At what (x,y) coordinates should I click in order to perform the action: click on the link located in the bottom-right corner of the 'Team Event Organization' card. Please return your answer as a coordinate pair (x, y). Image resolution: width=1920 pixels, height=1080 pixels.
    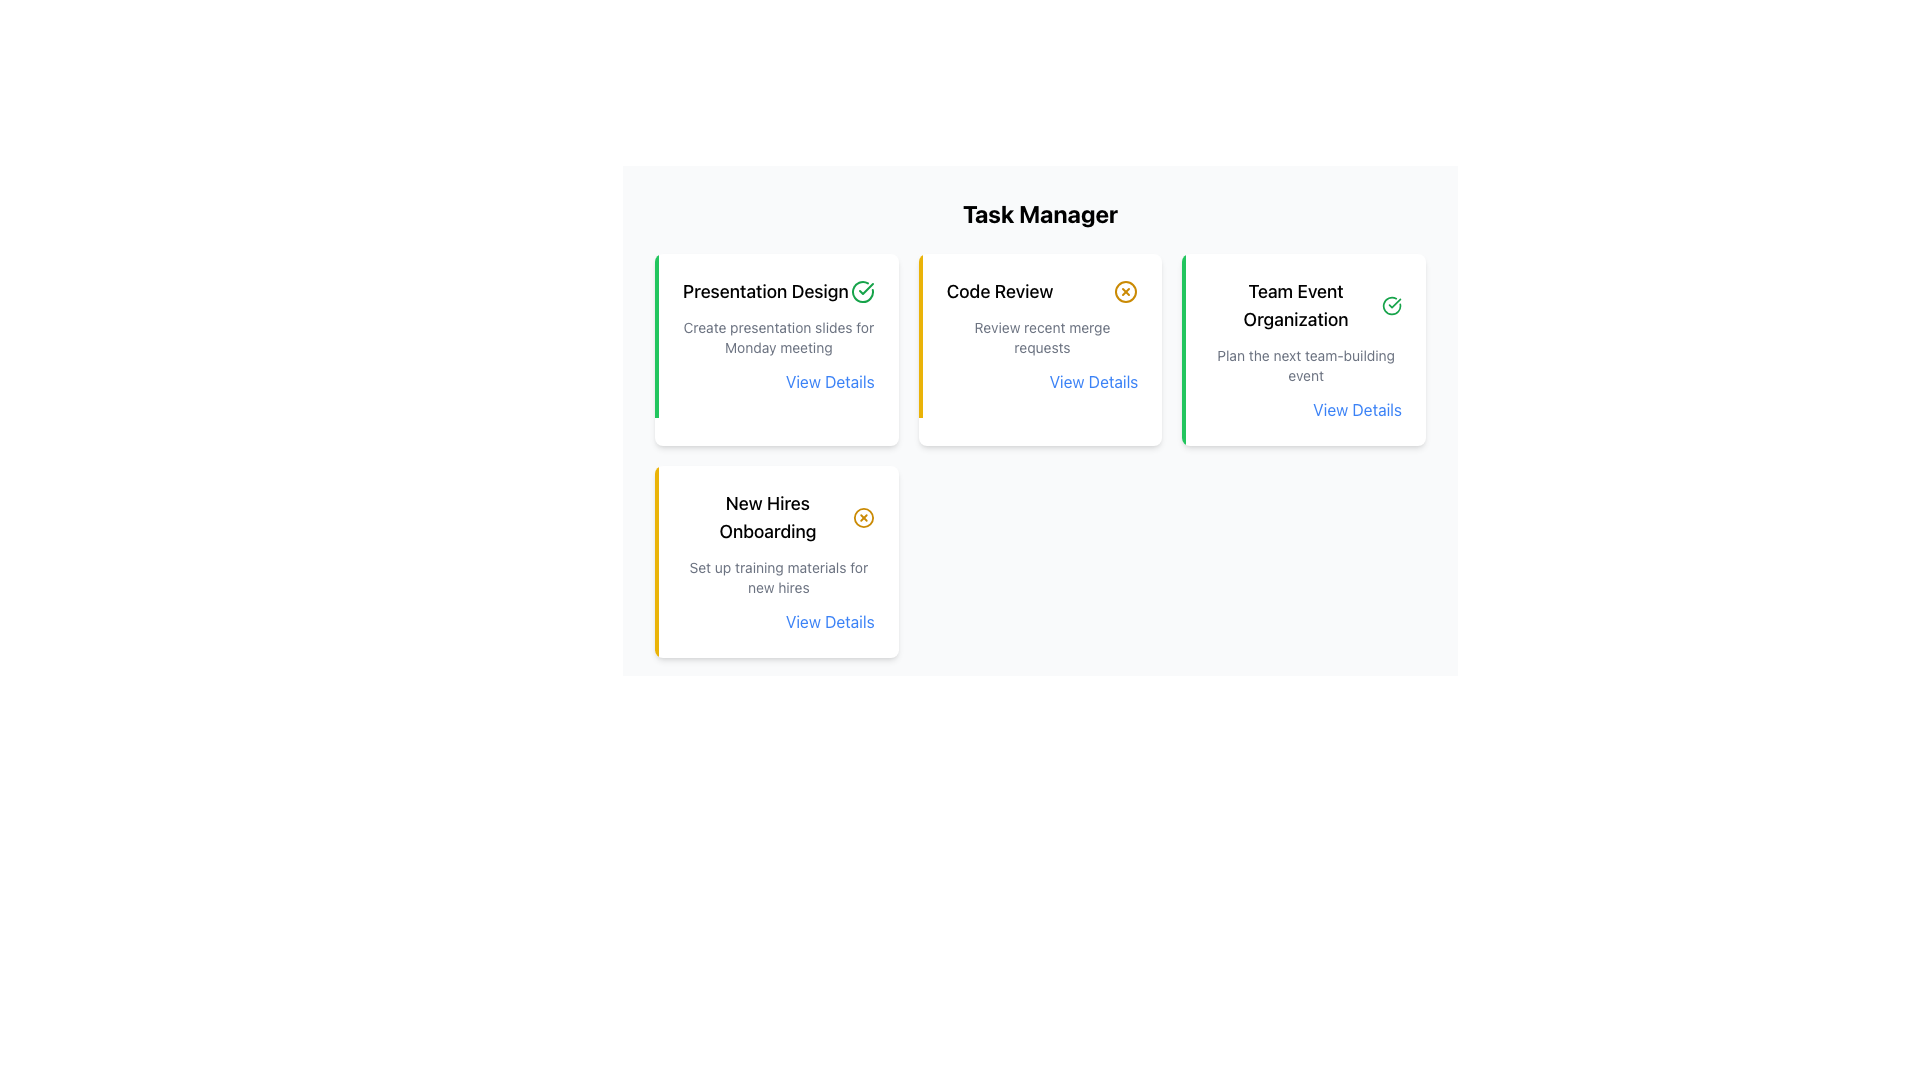
    Looking at the image, I should click on (1305, 408).